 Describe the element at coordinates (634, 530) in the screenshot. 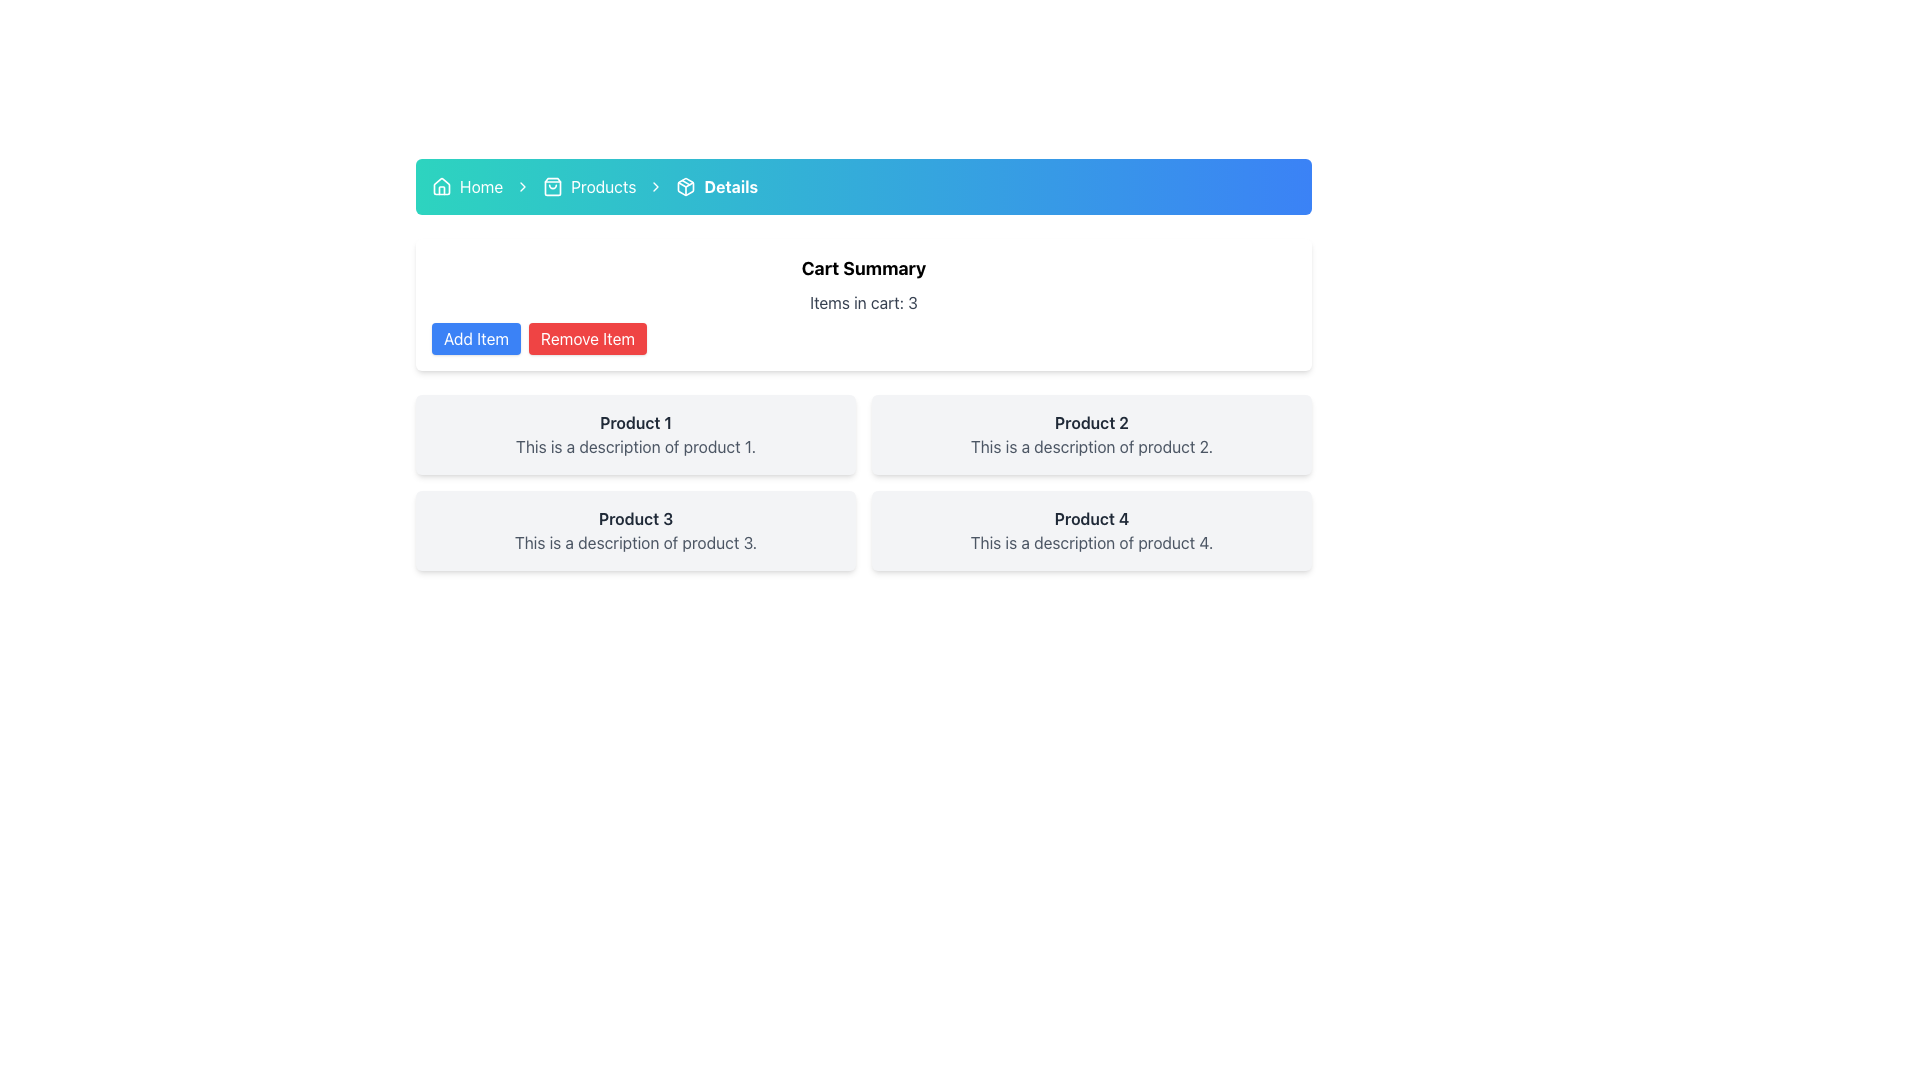

I see `the display card that presents the title and description for 'Product 3', which is the third card in a grid layout positioned in the bottom-left quadrant` at that location.